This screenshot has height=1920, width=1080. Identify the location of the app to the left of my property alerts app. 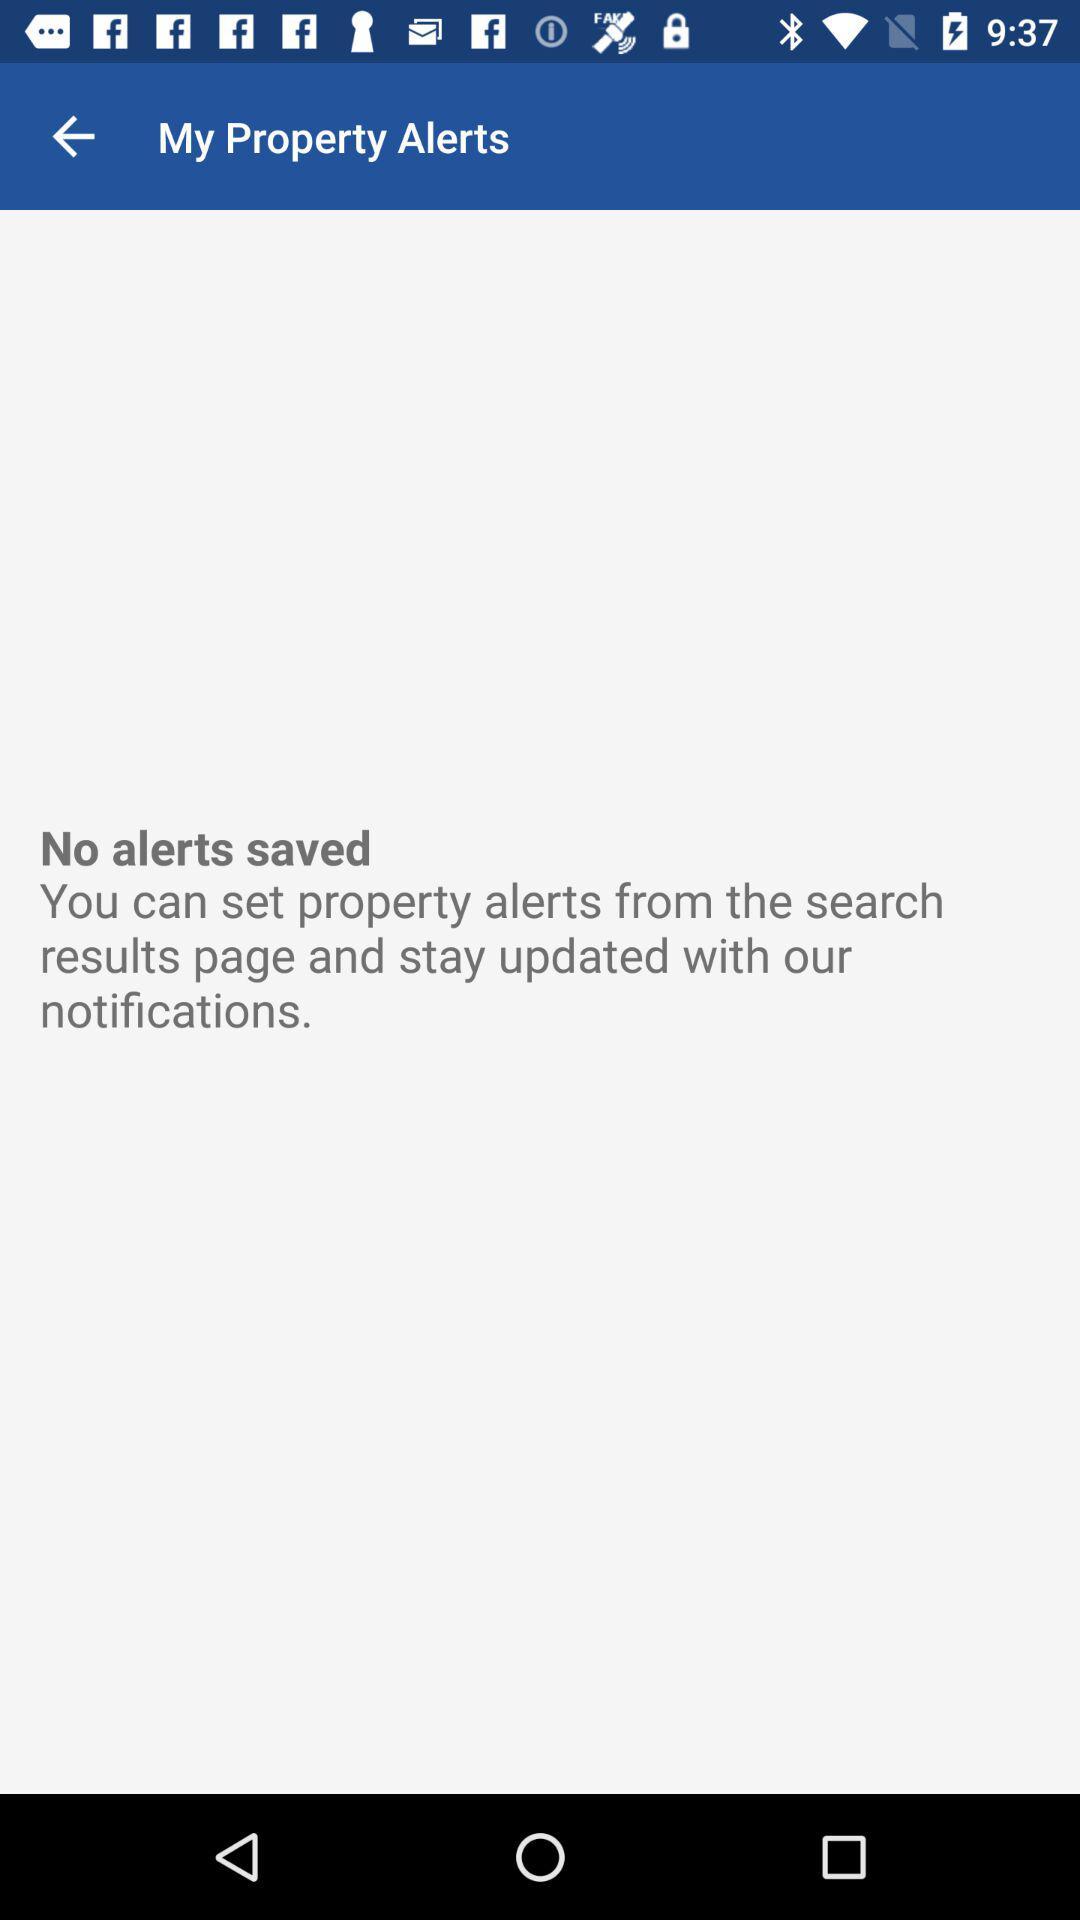
(72, 135).